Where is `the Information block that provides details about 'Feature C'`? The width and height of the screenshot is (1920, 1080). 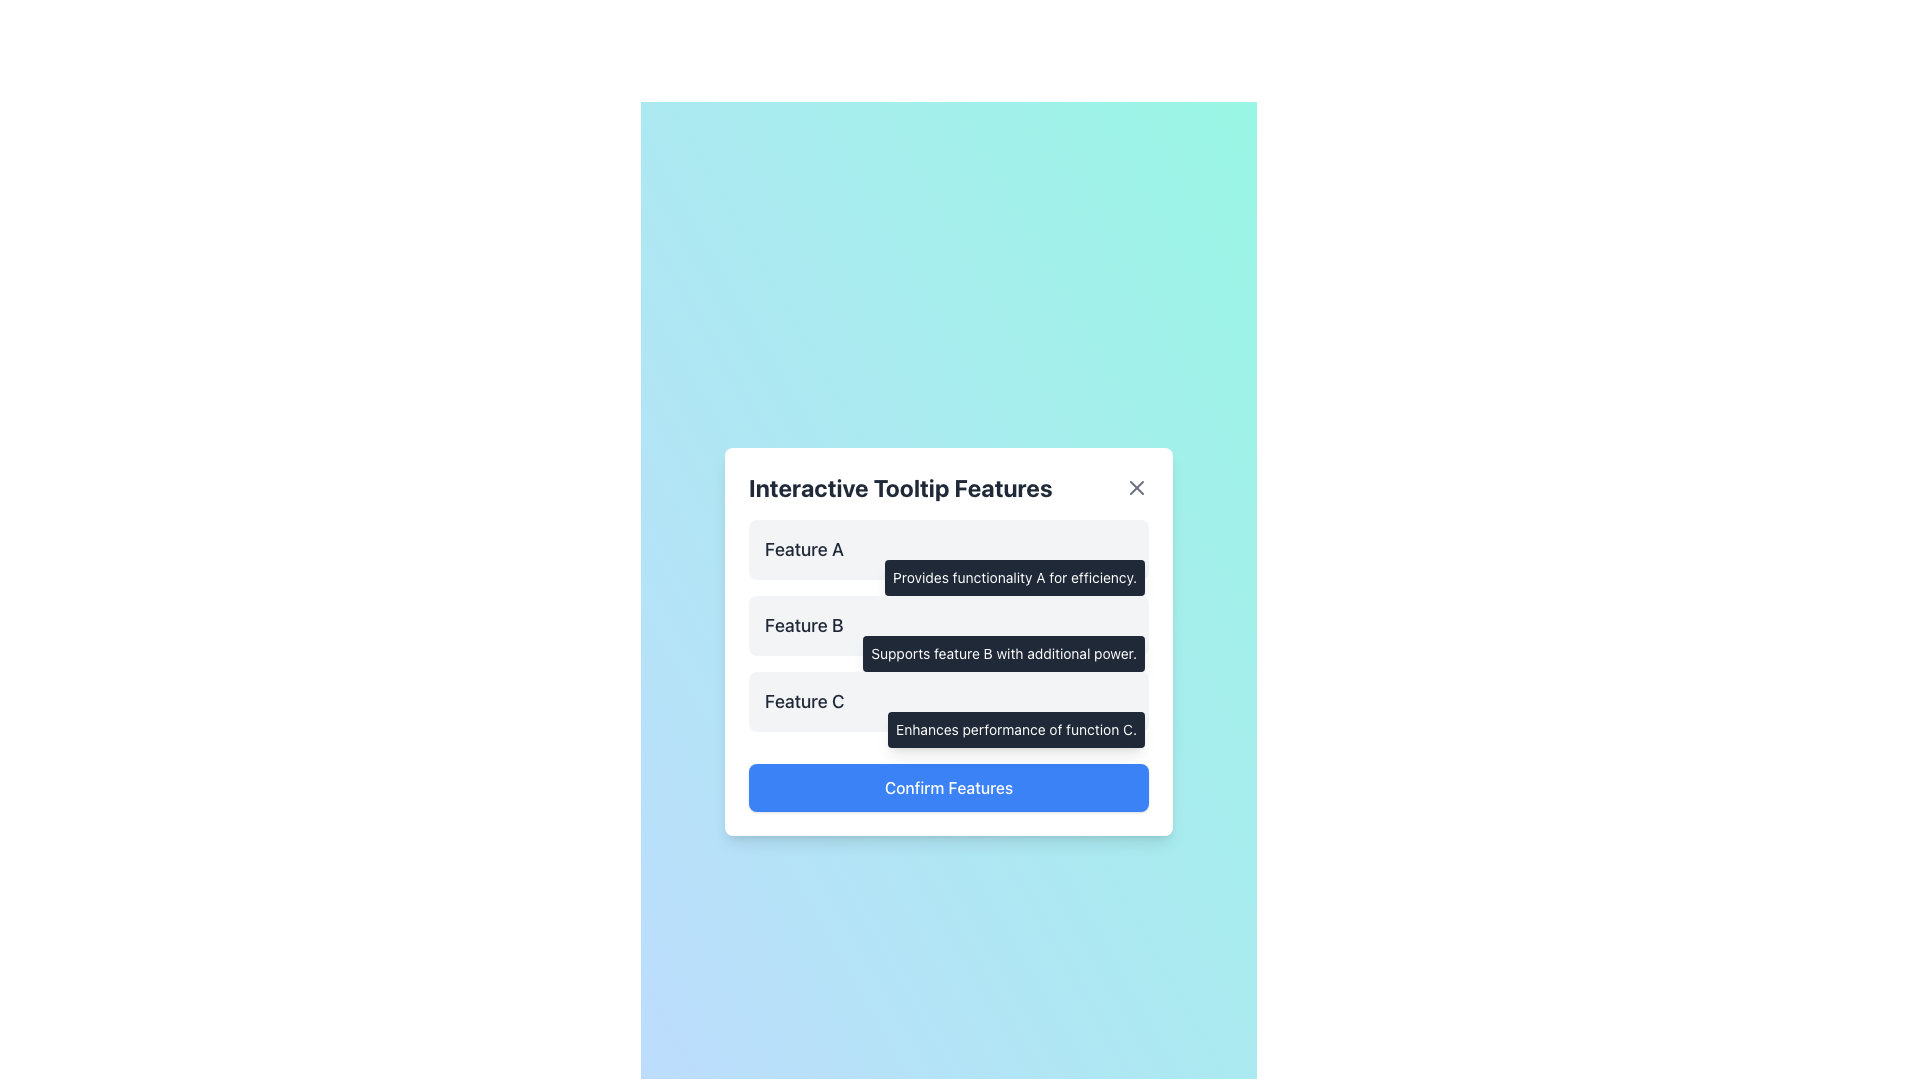
the Information block that provides details about 'Feature C' is located at coordinates (948, 701).